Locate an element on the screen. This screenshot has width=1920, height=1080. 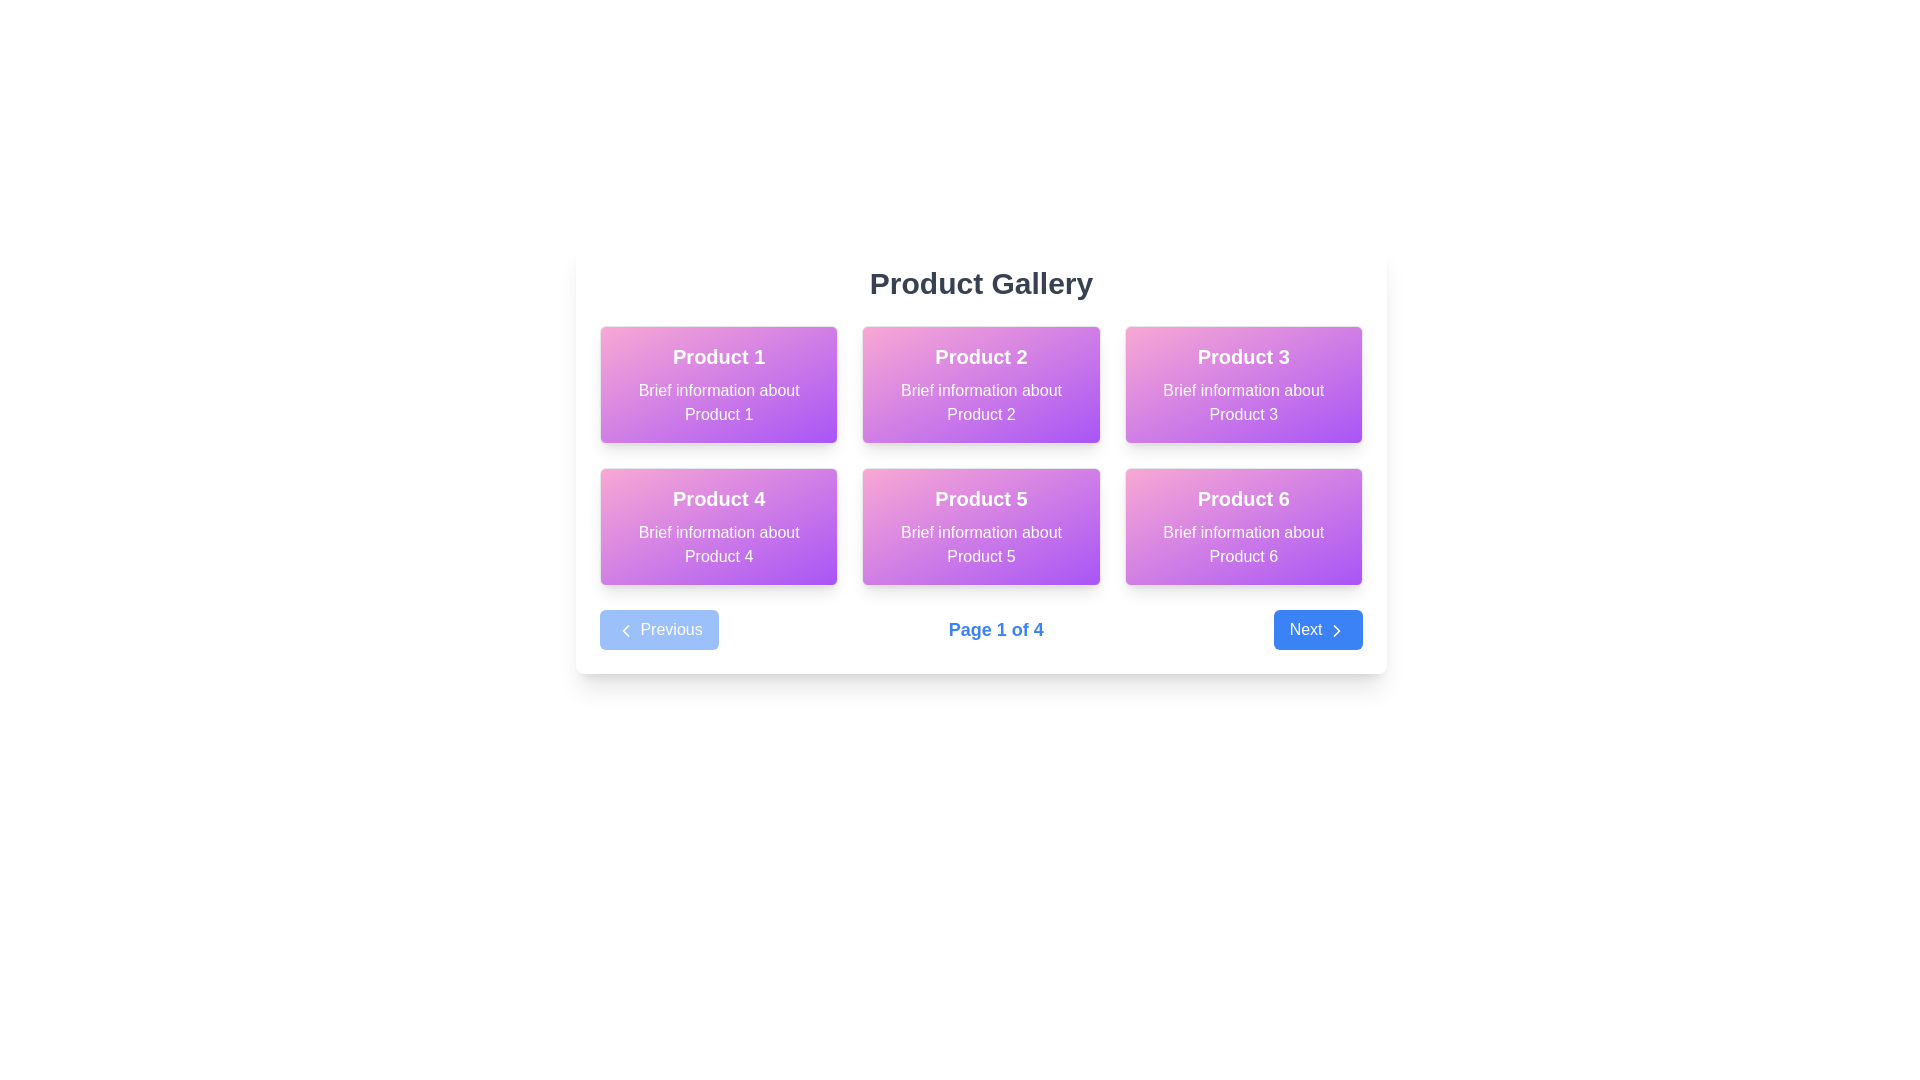
the Informational Card titled 'Product 6', located in the bottom-right corner of a 2x3 grid layout, to interact with neighboring elements is located at coordinates (1242, 526).